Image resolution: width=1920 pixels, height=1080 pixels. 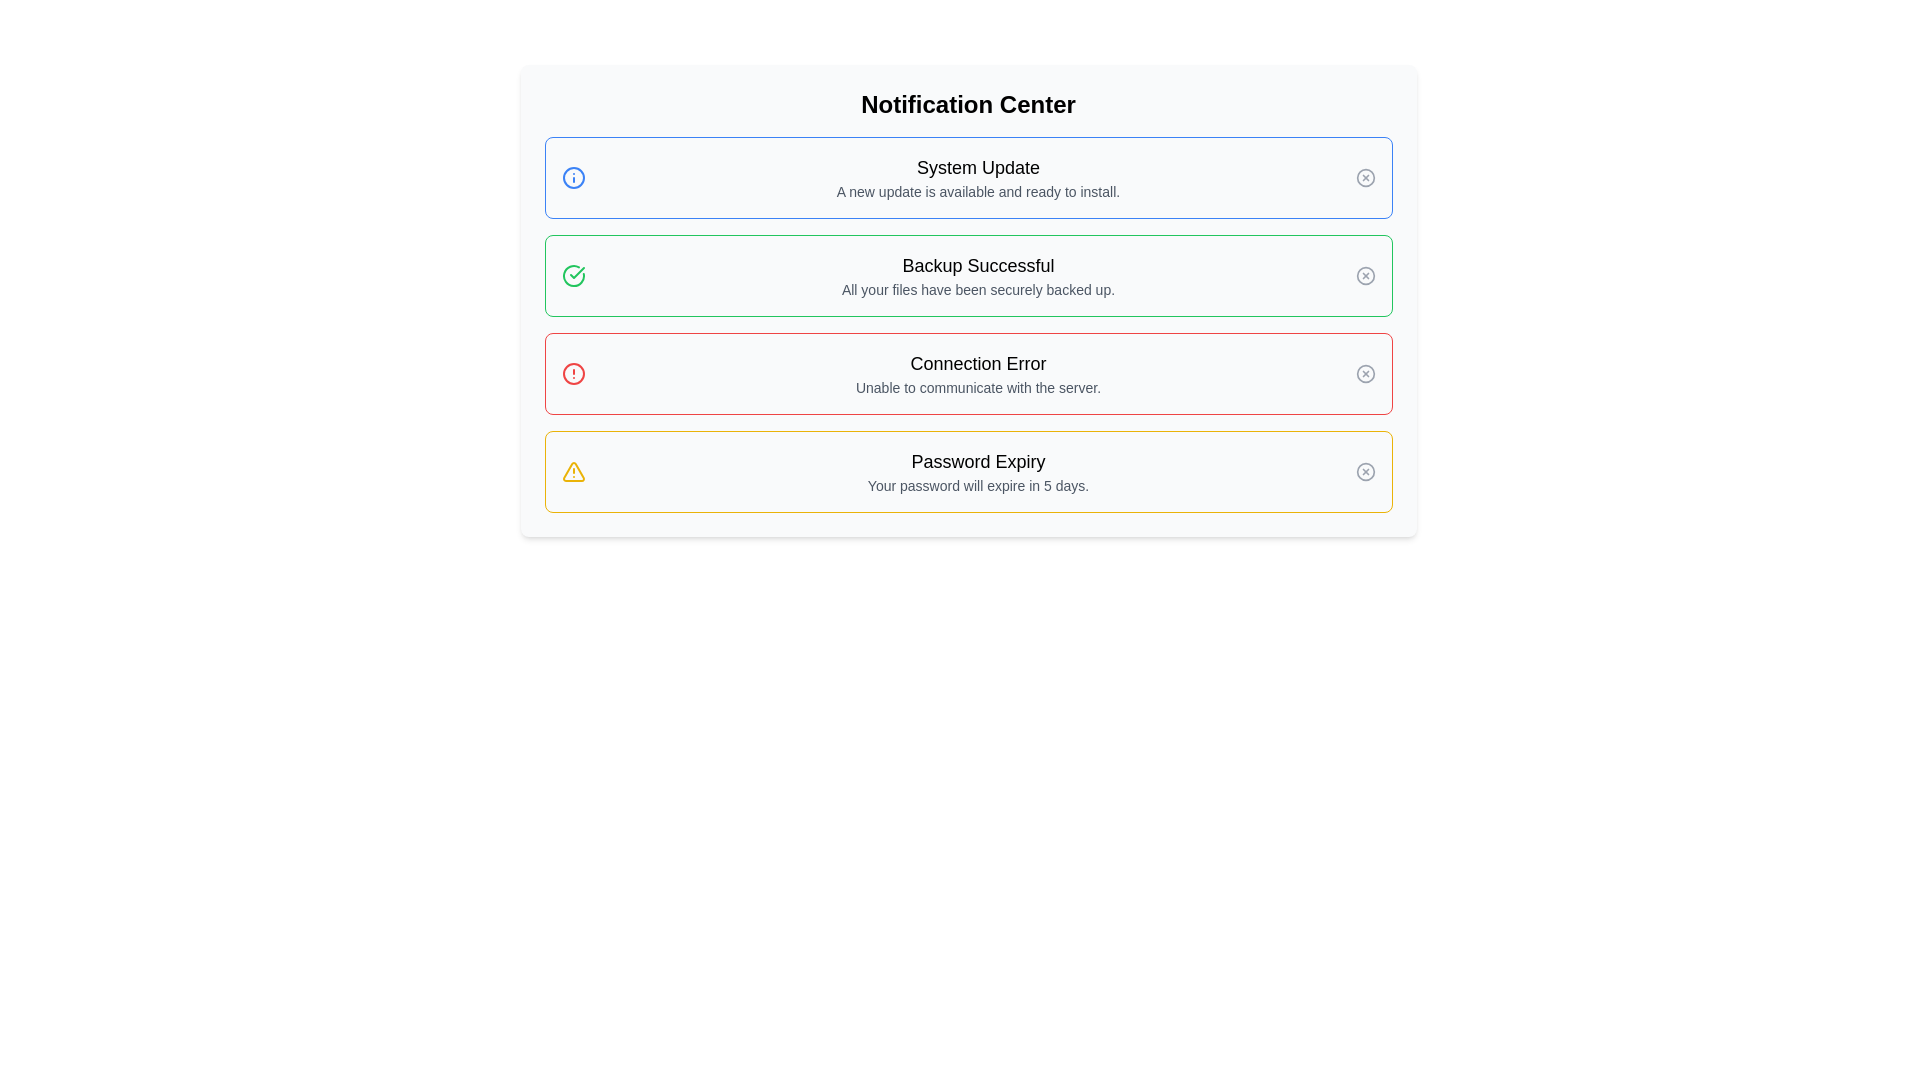 I want to click on the connection error icon located within the 'Connection Error' notification card, which is positioned to the left of the text content, so click(x=572, y=374).